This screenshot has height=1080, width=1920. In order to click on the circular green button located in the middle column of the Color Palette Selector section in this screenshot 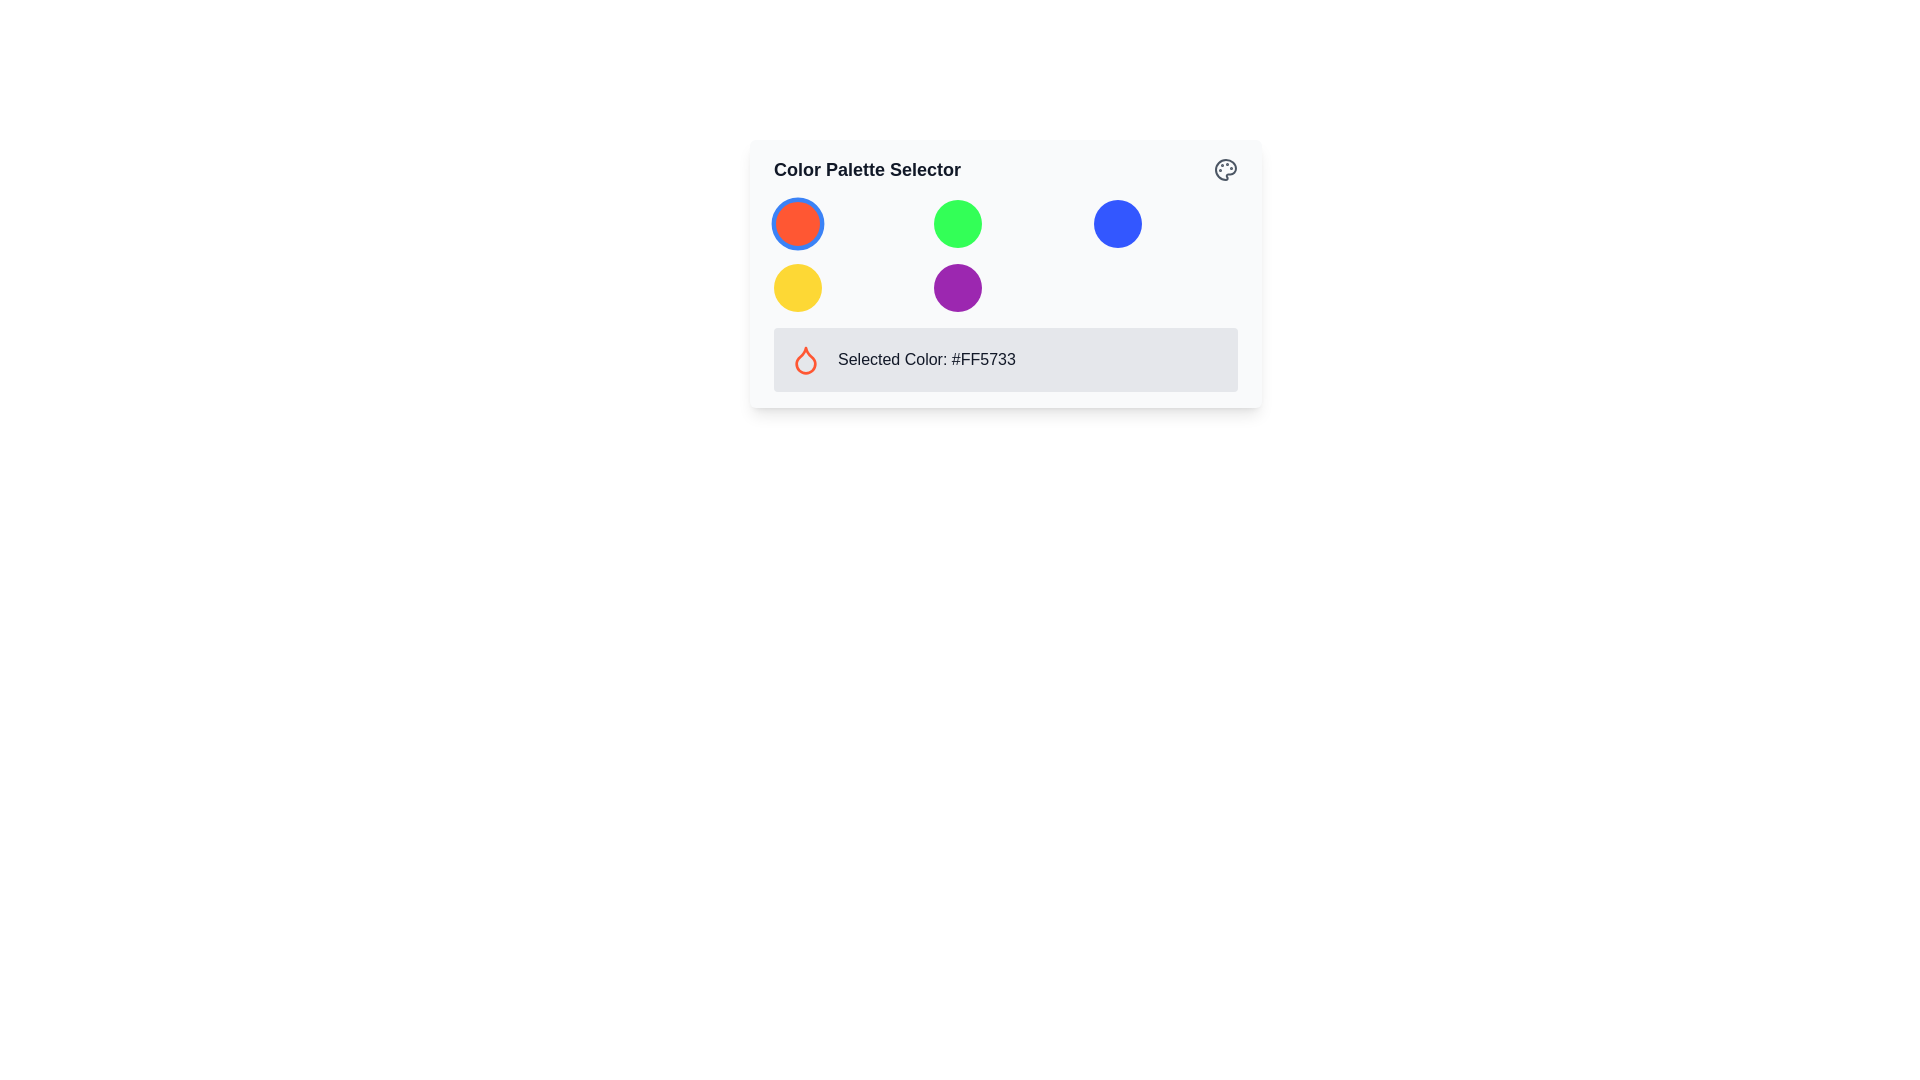, I will do `click(957, 223)`.